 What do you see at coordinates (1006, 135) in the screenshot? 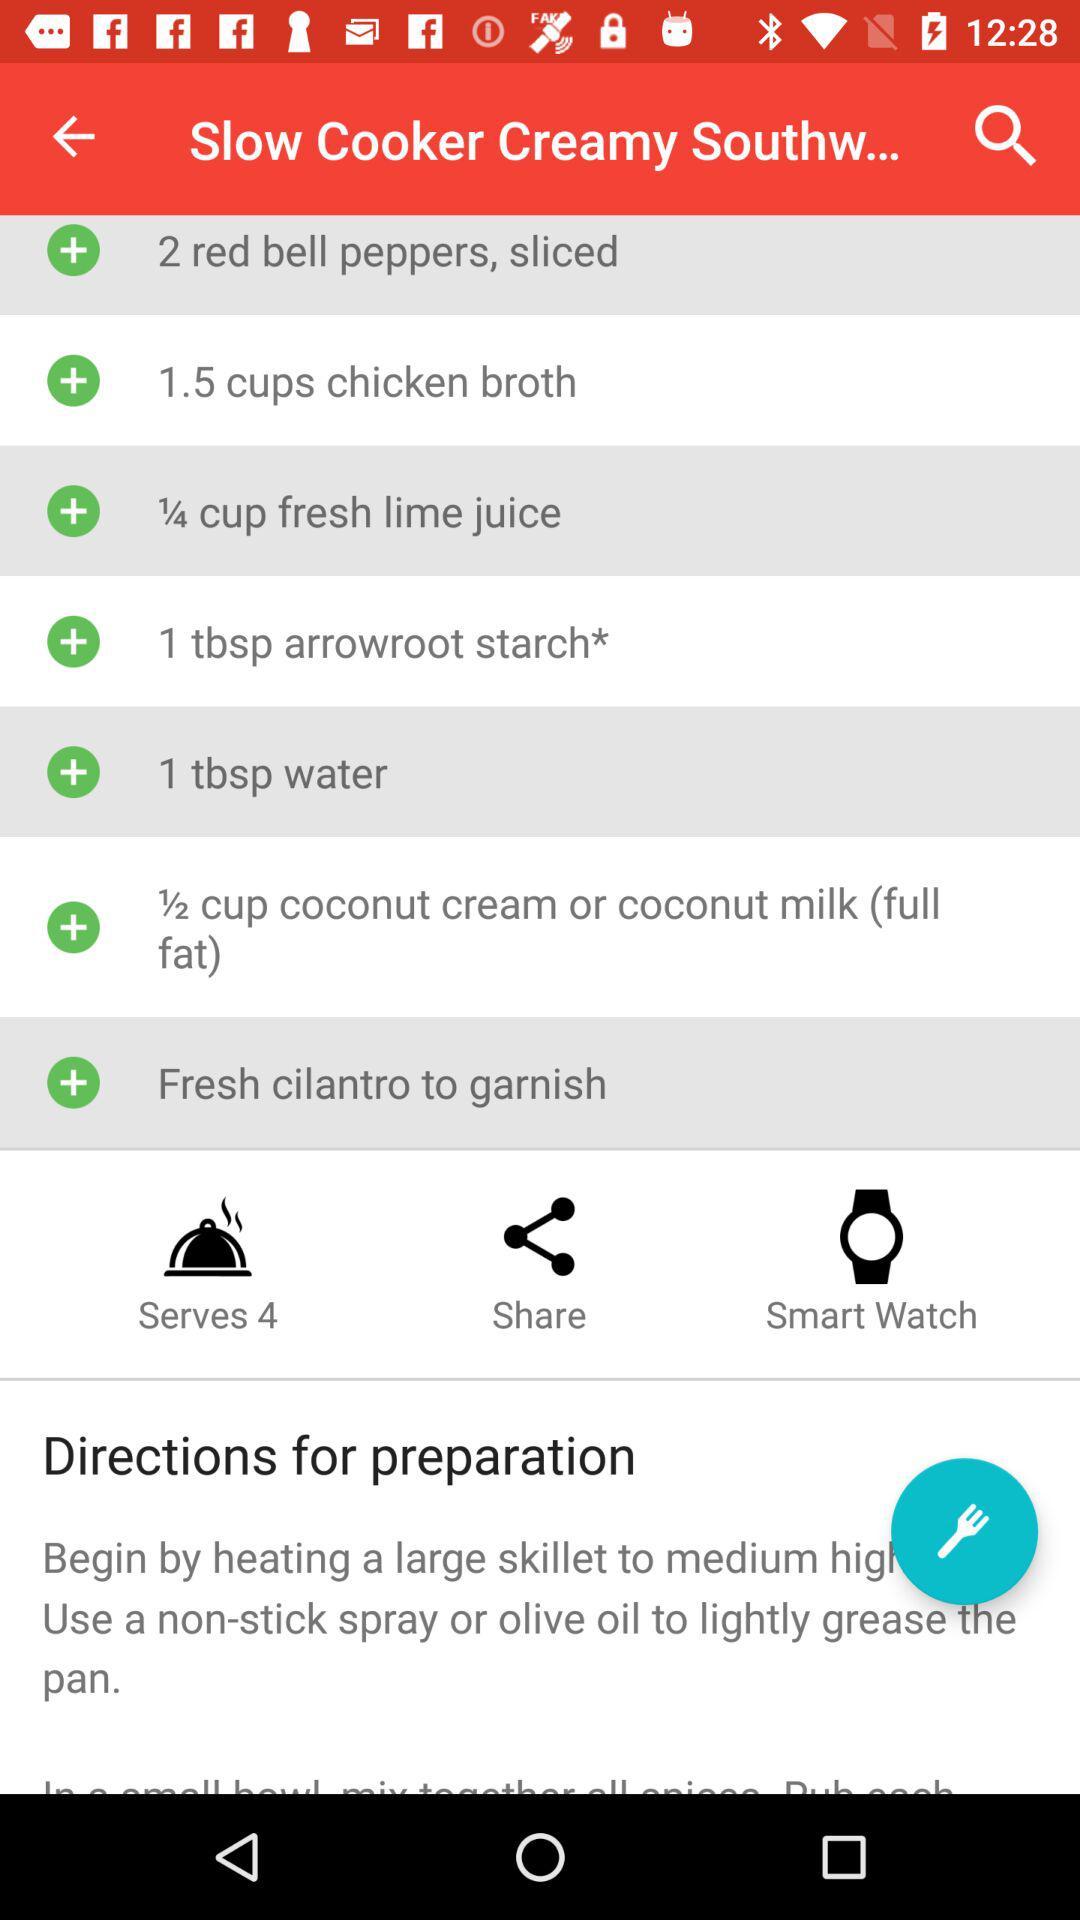
I see `the item at the top right corner` at bounding box center [1006, 135].